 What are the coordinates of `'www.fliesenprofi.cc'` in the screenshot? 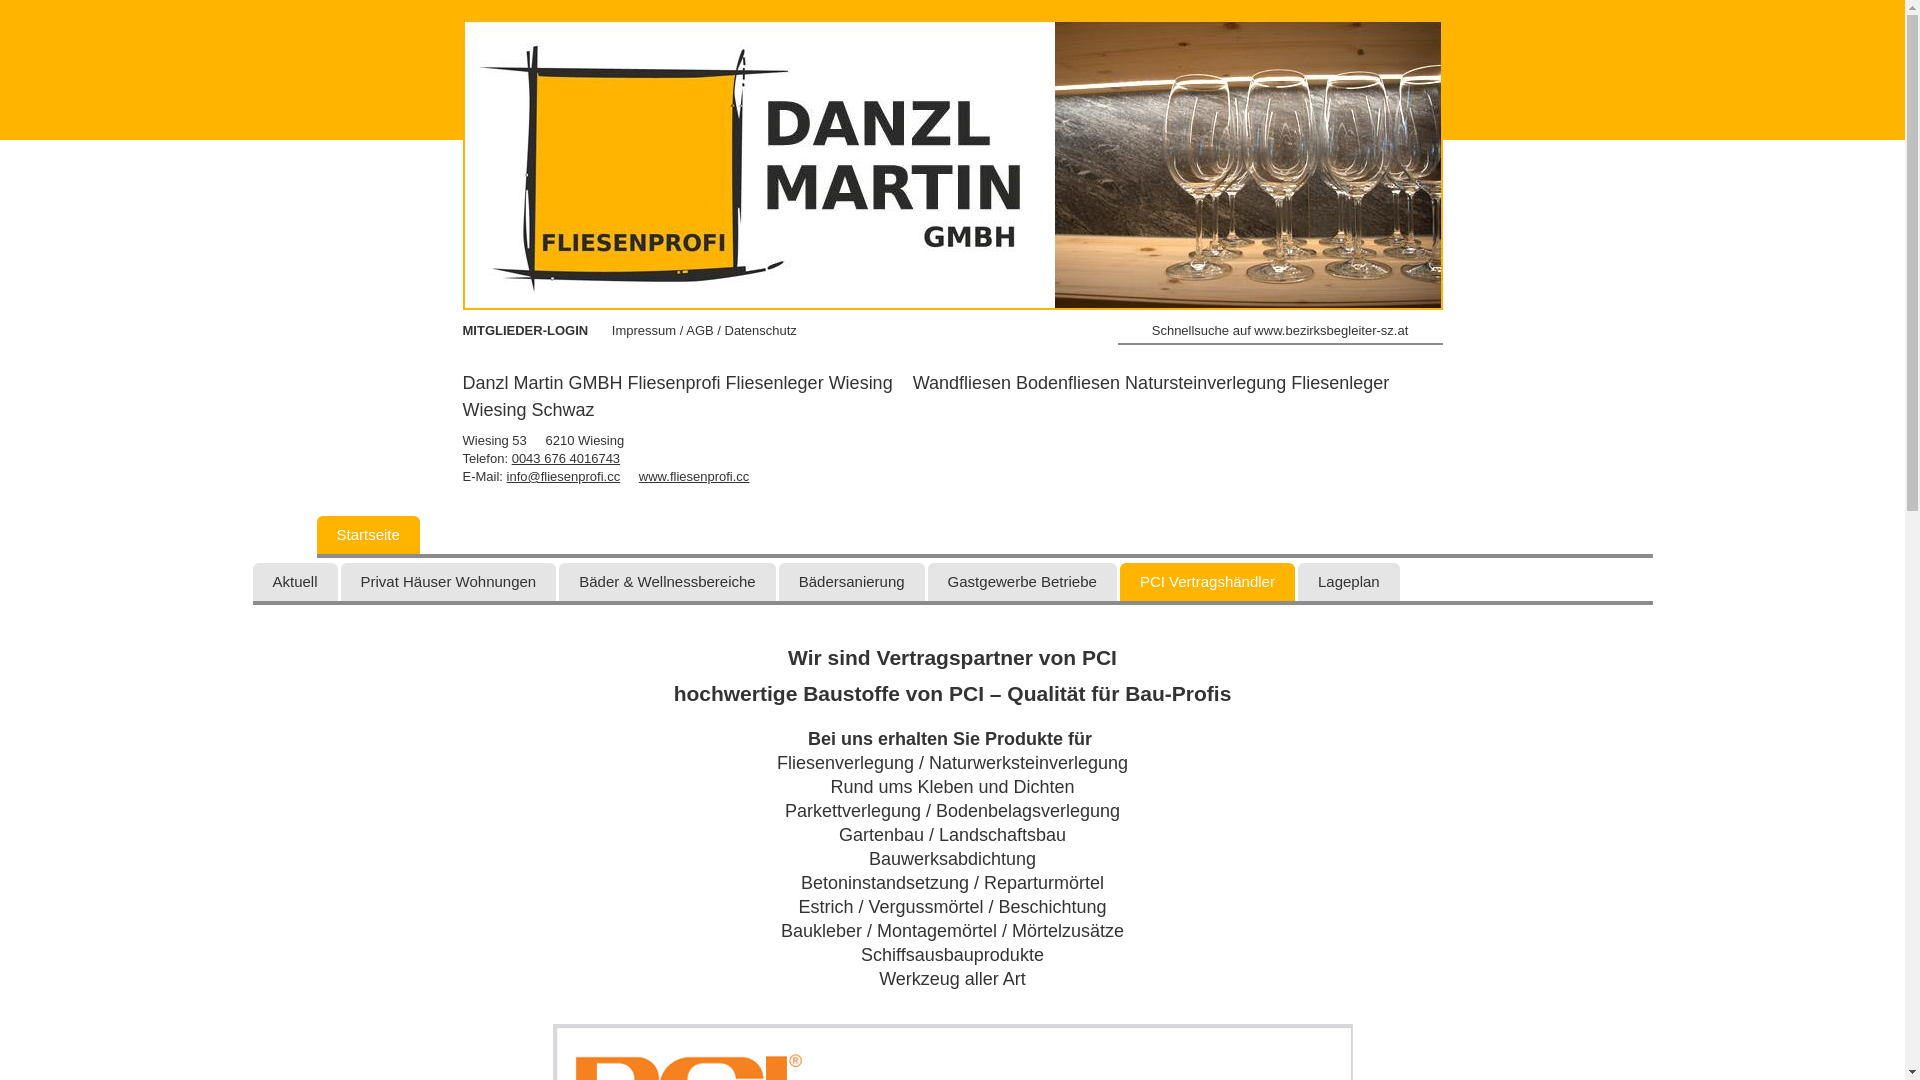 It's located at (637, 476).